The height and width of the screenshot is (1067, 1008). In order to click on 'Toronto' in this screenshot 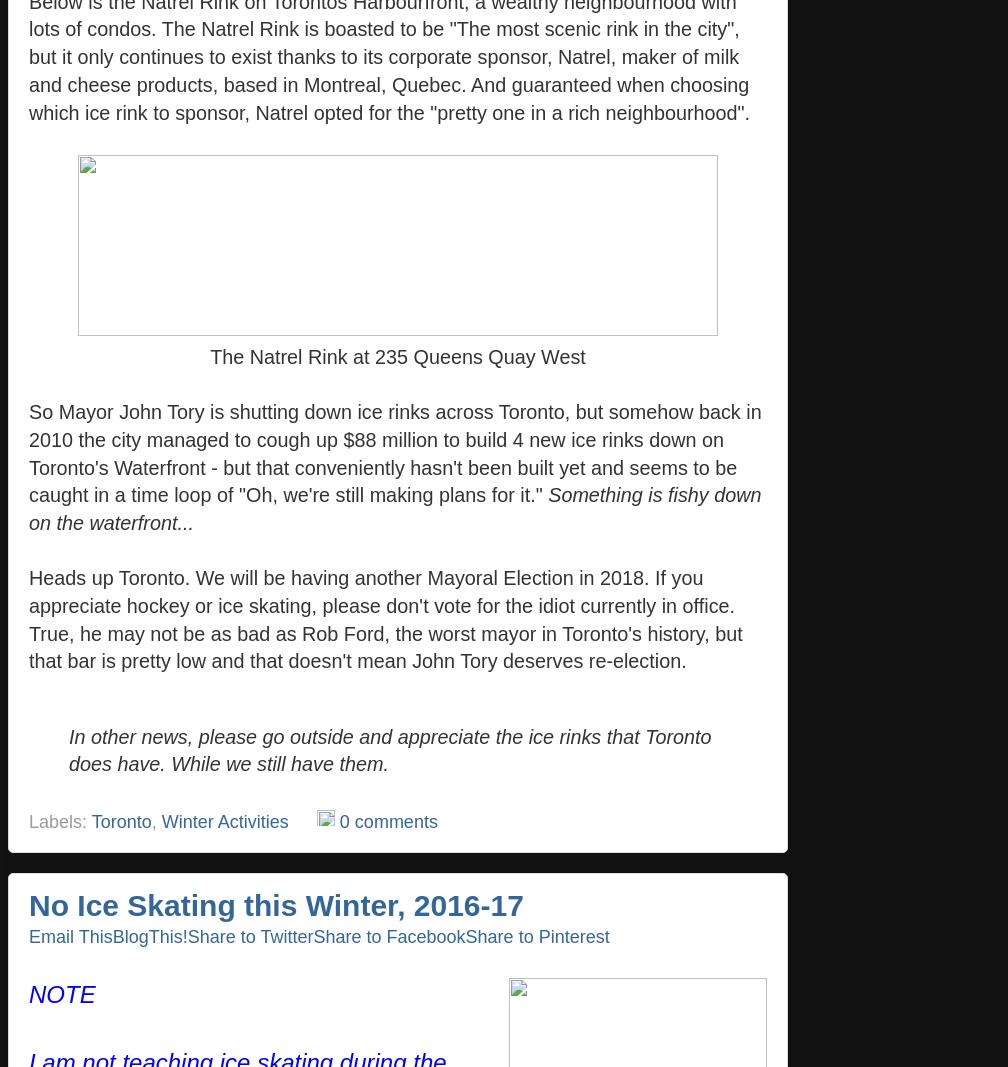, I will do `click(120, 819)`.